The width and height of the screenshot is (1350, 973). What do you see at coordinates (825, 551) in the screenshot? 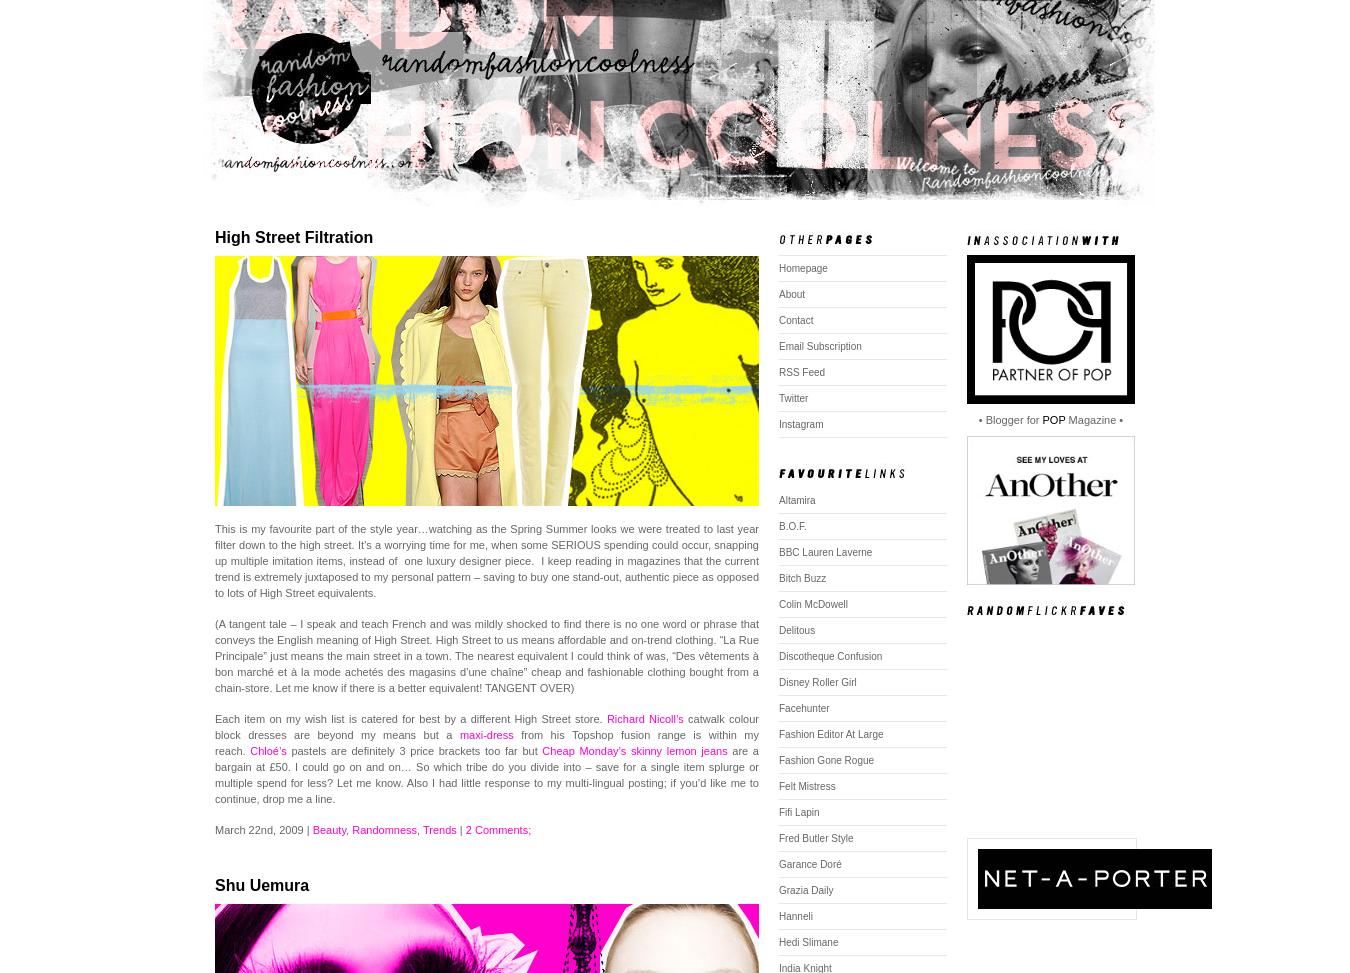
I see `'BBC Lauren Laverne'` at bounding box center [825, 551].